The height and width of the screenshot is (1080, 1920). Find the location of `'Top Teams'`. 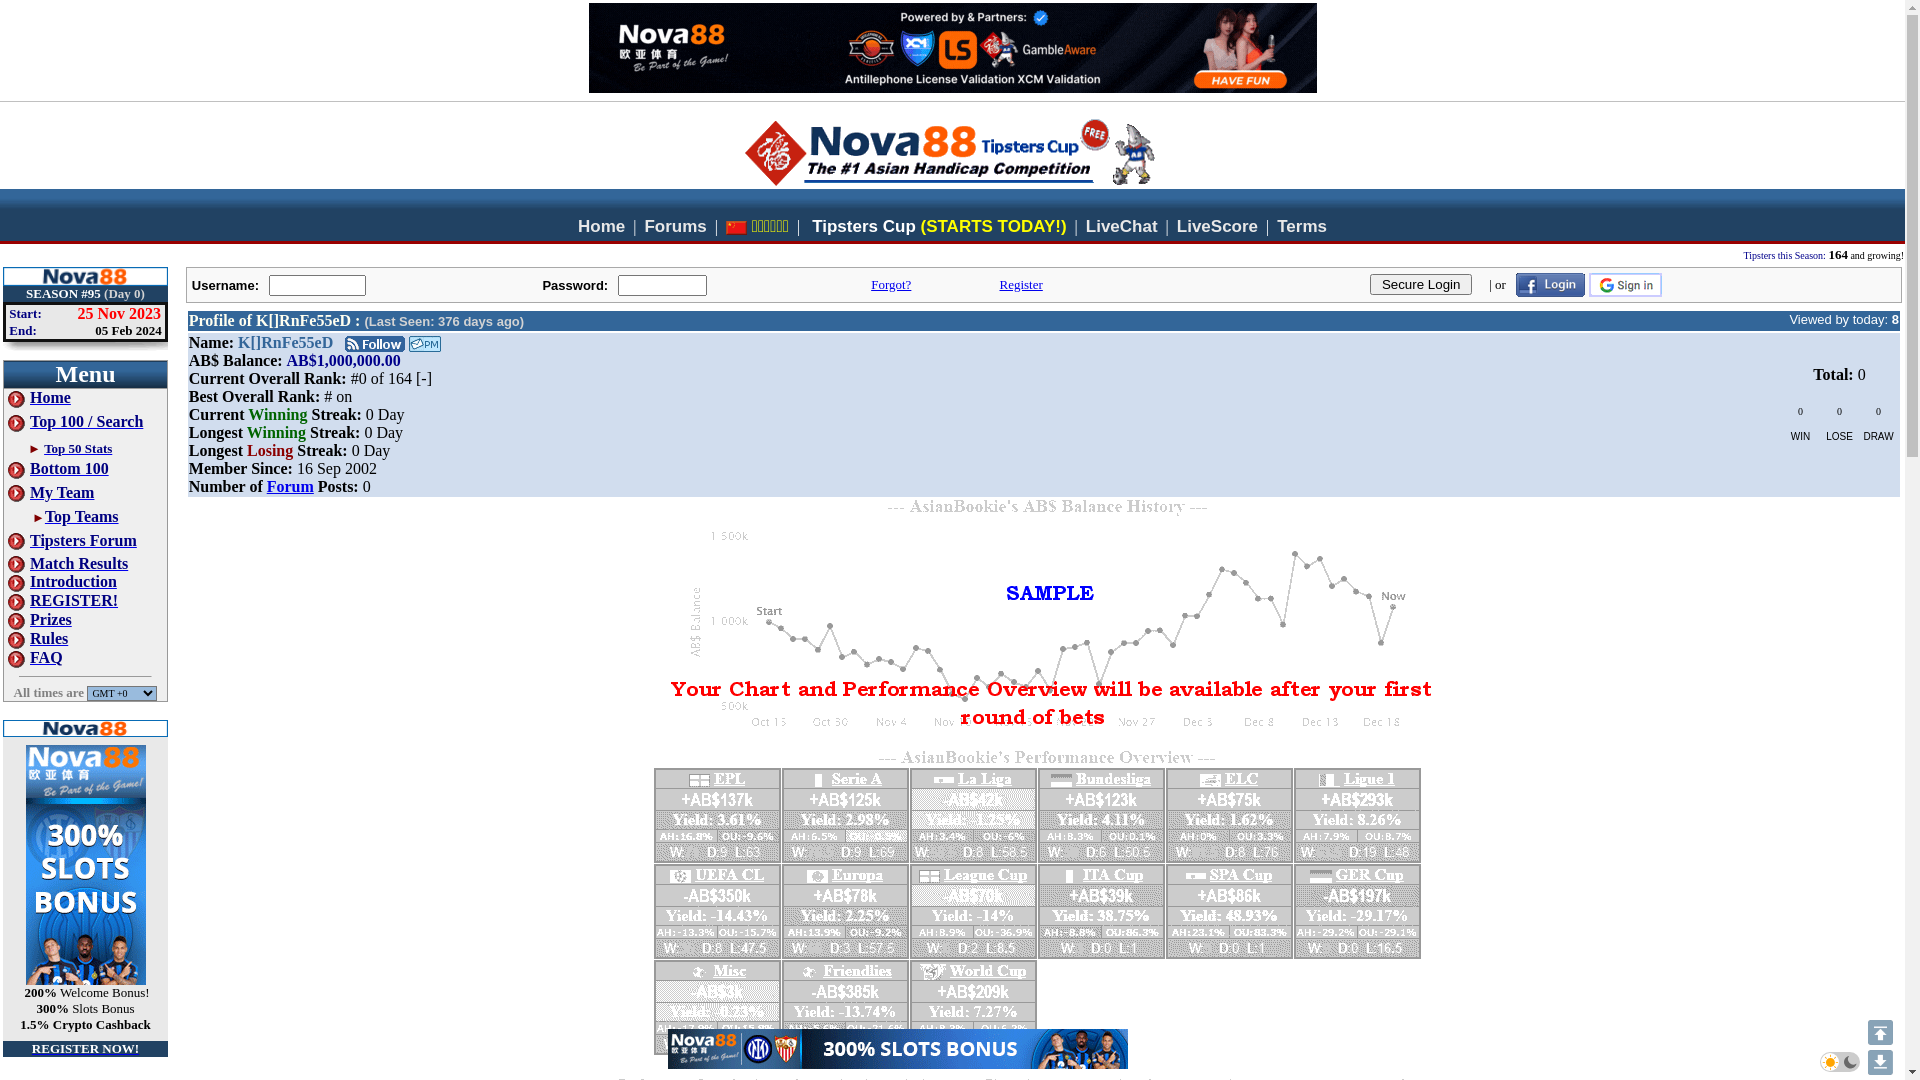

'Top Teams' is located at coordinates (44, 515).